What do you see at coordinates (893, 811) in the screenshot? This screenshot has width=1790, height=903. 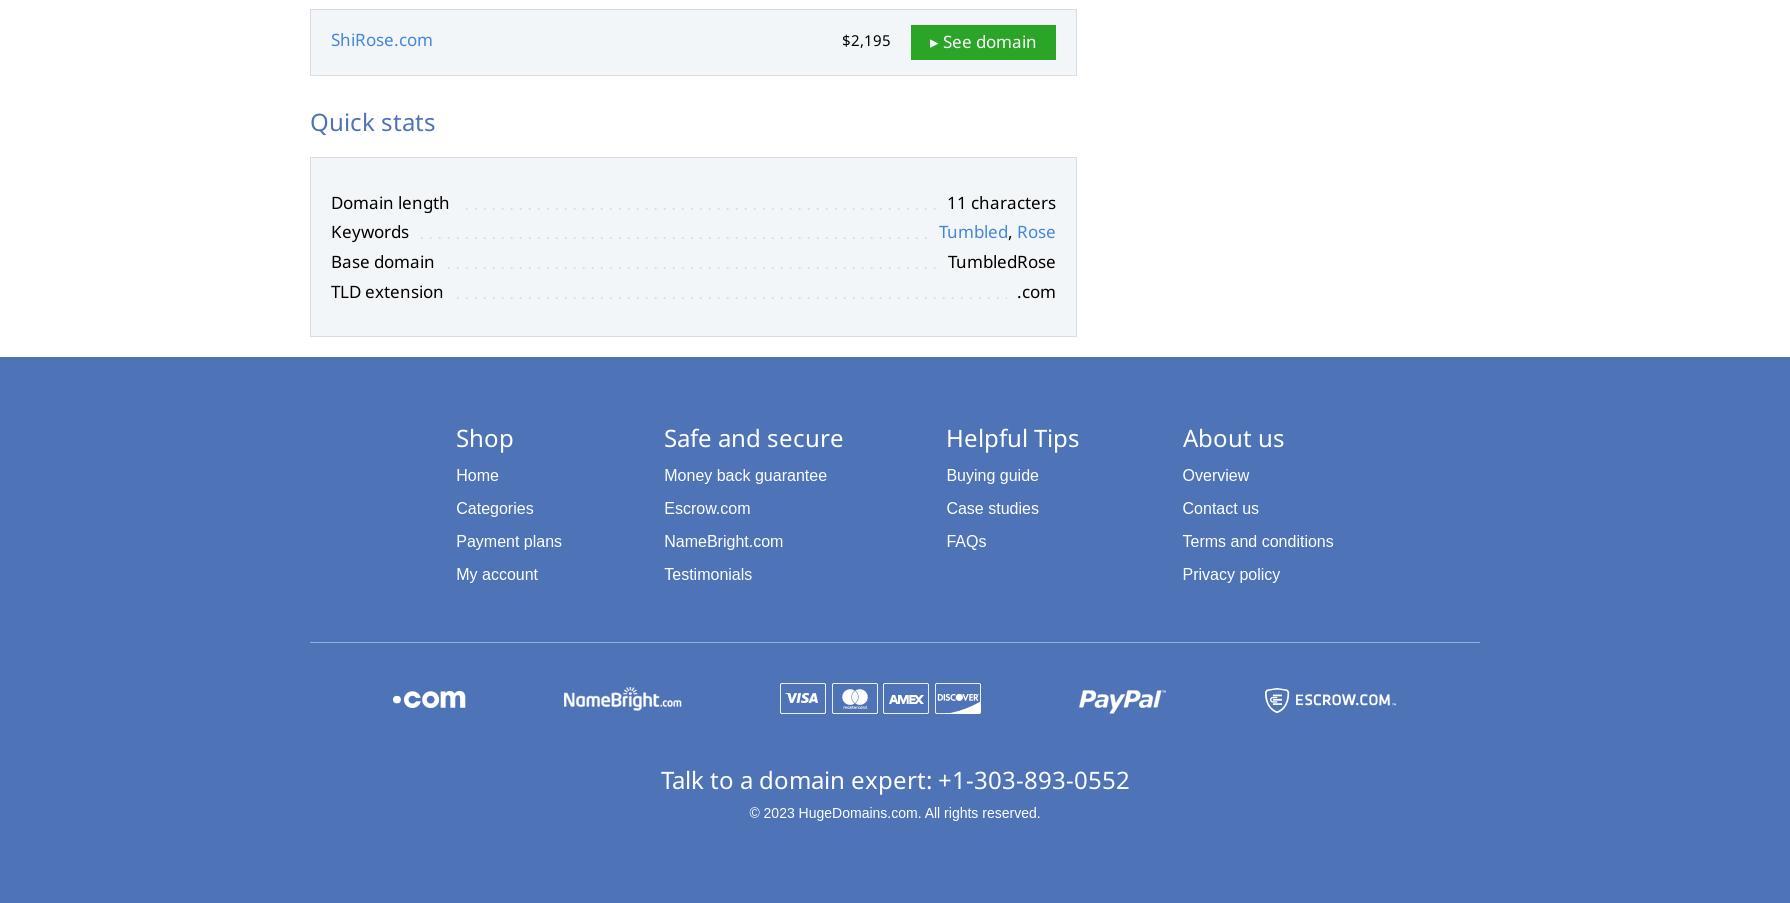 I see `'© 2023 HugeDomains.com. All rights reserved.'` at bounding box center [893, 811].